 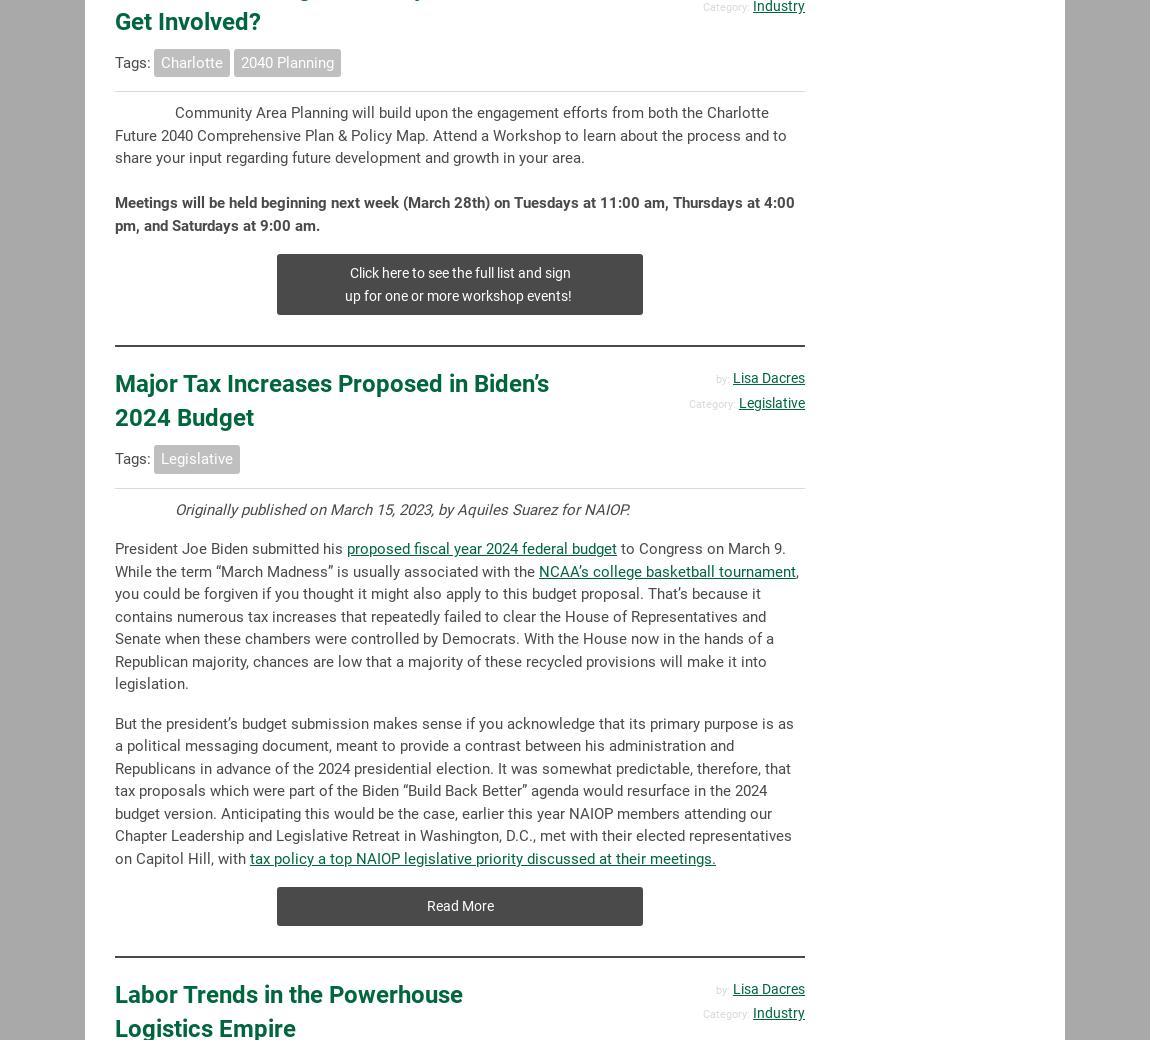 What do you see at coordinates (457, 626) in the screenshot?
I see `', you could be forgiven if you thought it might also apply to this budget proposal. That’s because it contains numerous tax increases that repeatedly failed to clear the House of Representatives and Senate when these chambers were controlled by Democrats. With the House now in the hands of a Republican majority, chances are low that a majority of these recycled provisions will make it into legislation.'` at bounding box center [457, 626].